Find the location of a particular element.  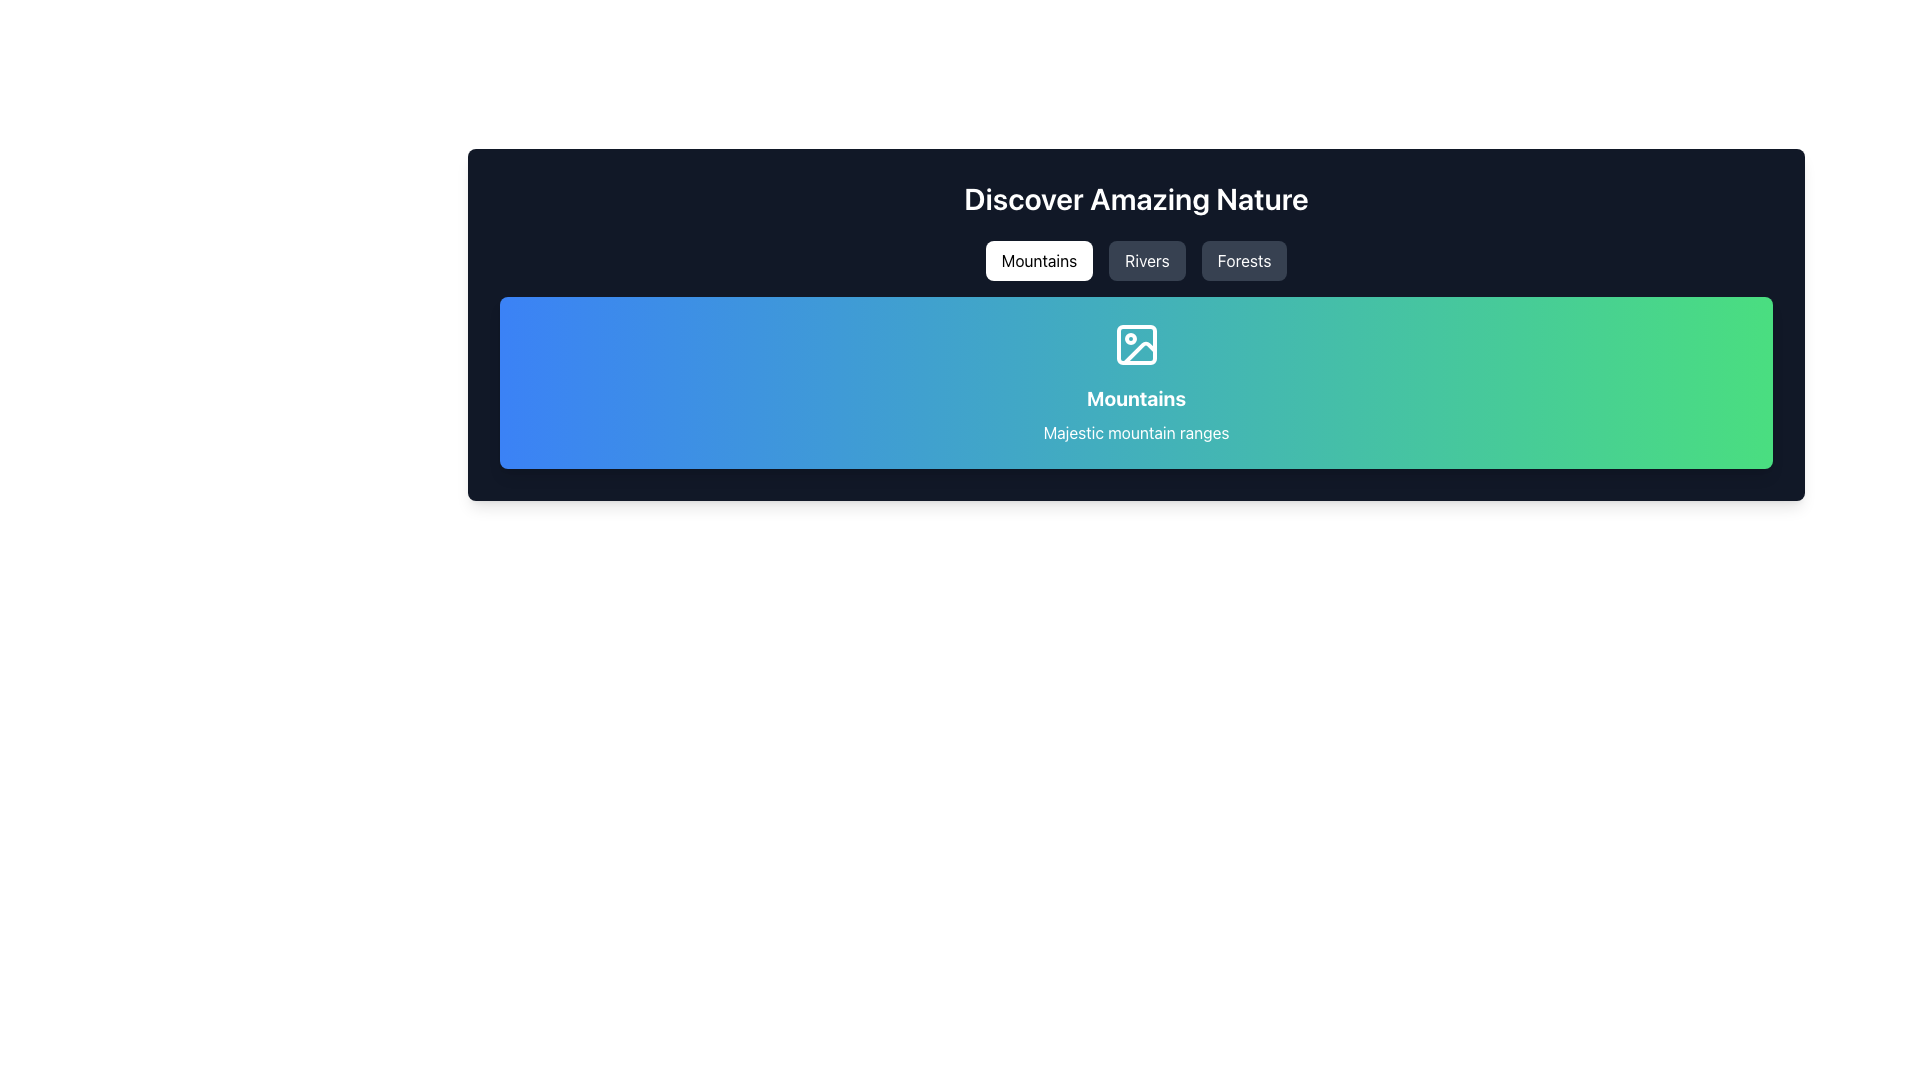

the top-left rectangle-shaped graphical component with rounded corners in the SVG icon above the text 'Mountains' is located at coordinates (1136, 343).